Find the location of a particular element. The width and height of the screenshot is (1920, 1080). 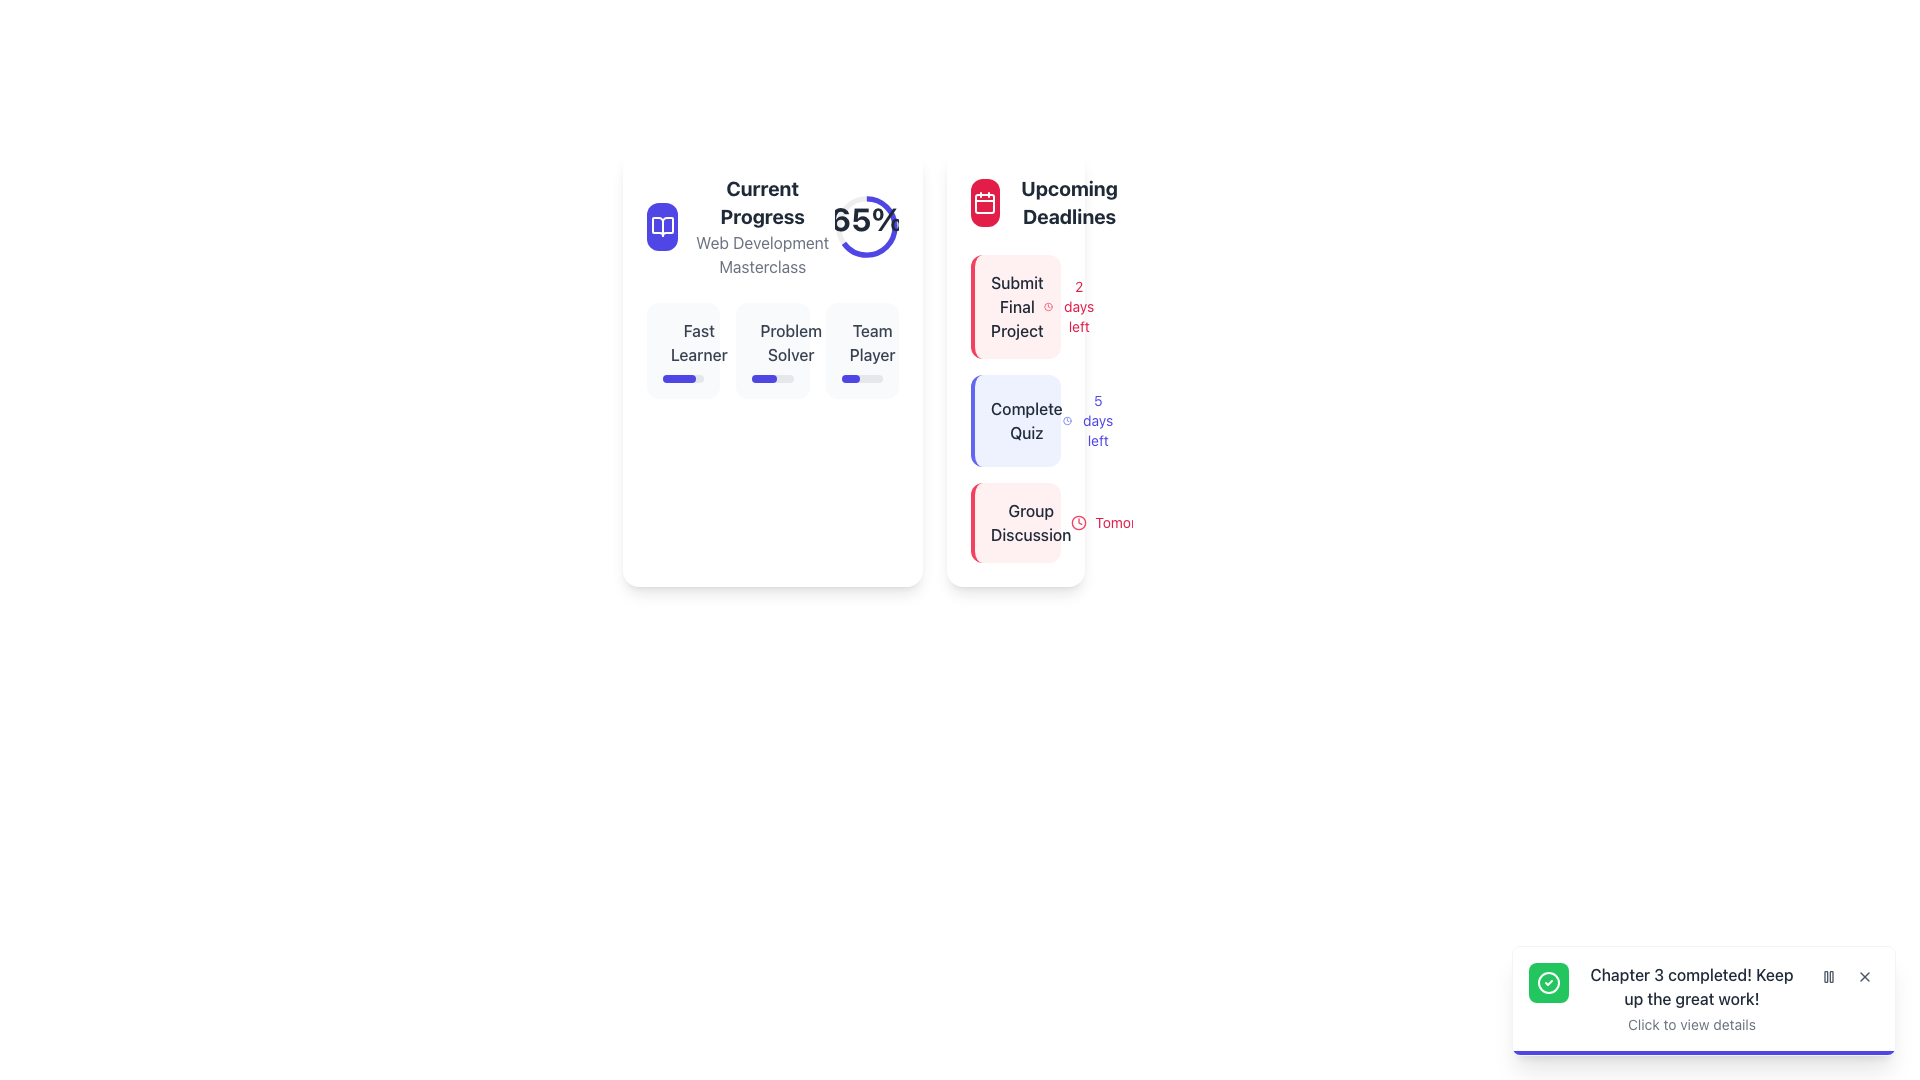

the text label indicating a specific task or event in the deadlines section, located centrally within the second box under the 'Upcoming Deadlines' column is located at coordinates (1026, 419).